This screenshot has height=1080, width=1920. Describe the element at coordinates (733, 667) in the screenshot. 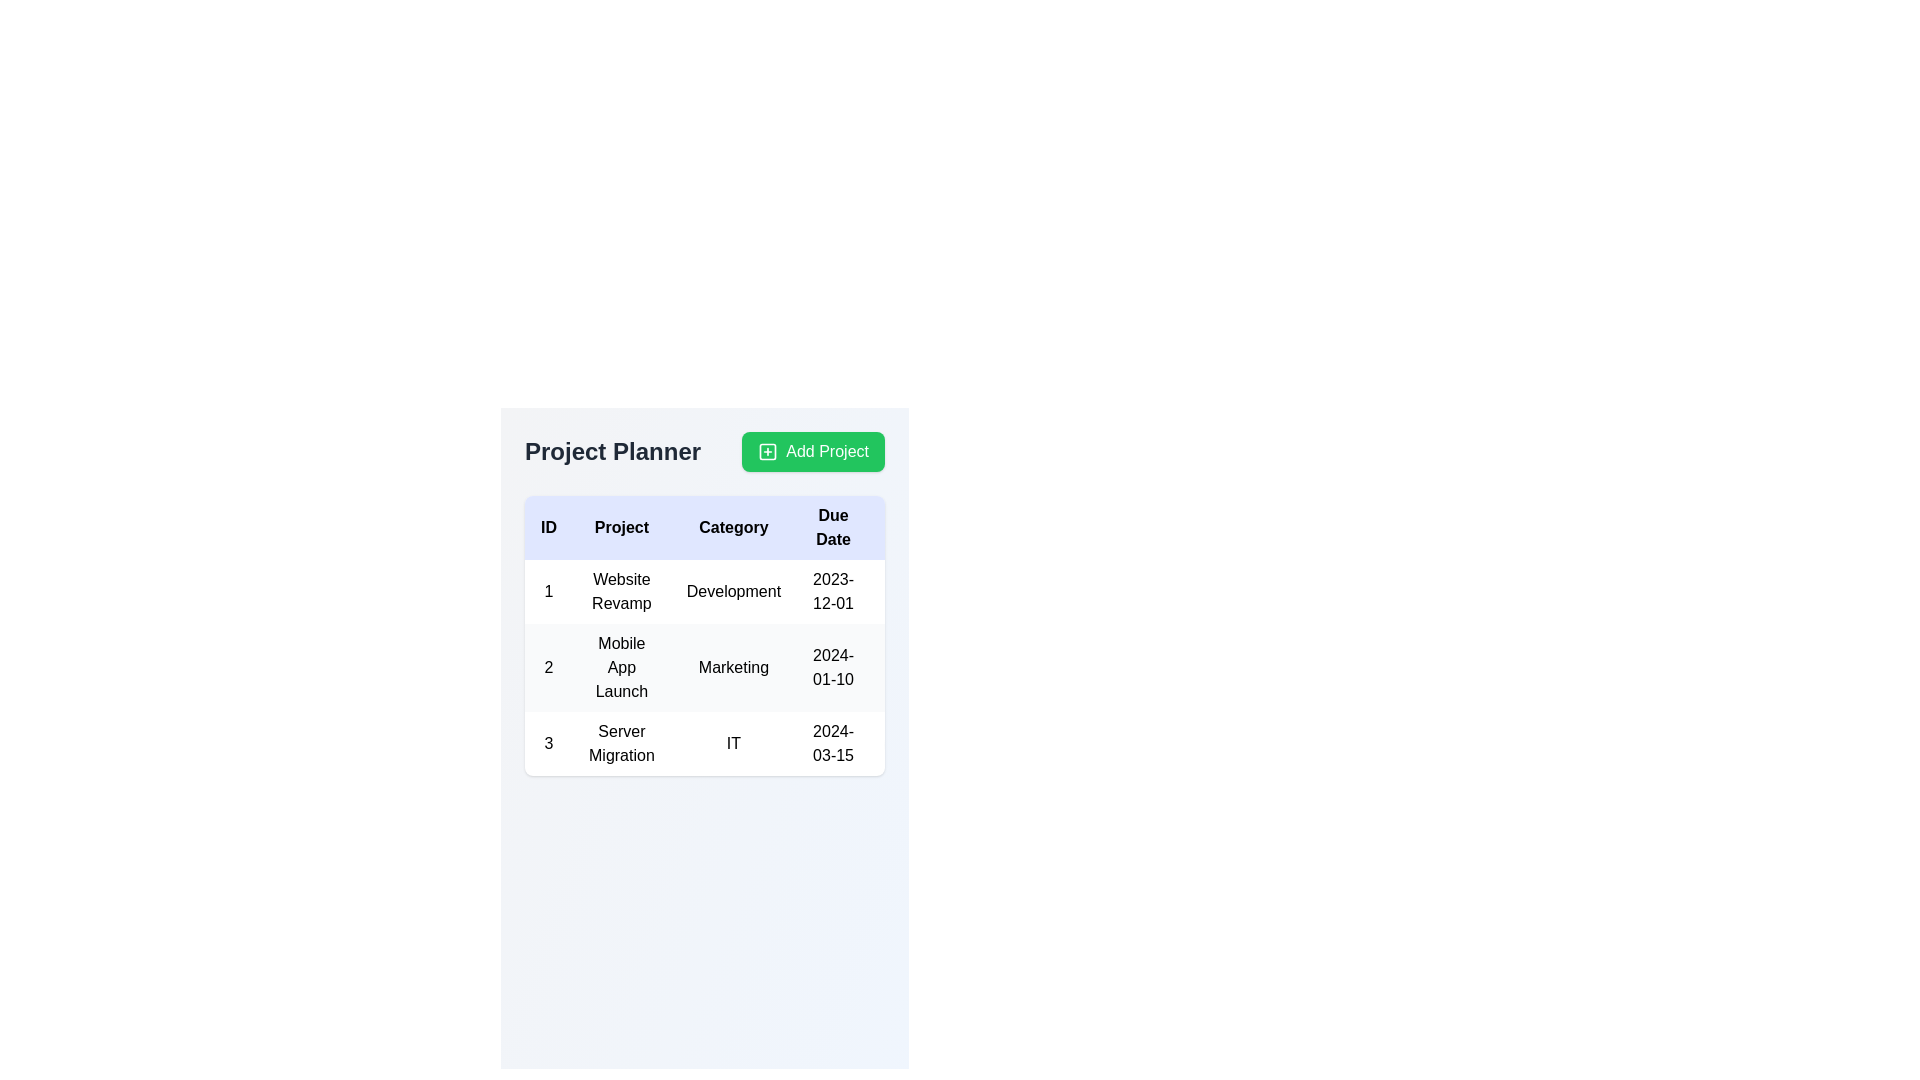

I see `the Text Display Field displaying 'Marketing' in the second row, third column of the table` at that location.